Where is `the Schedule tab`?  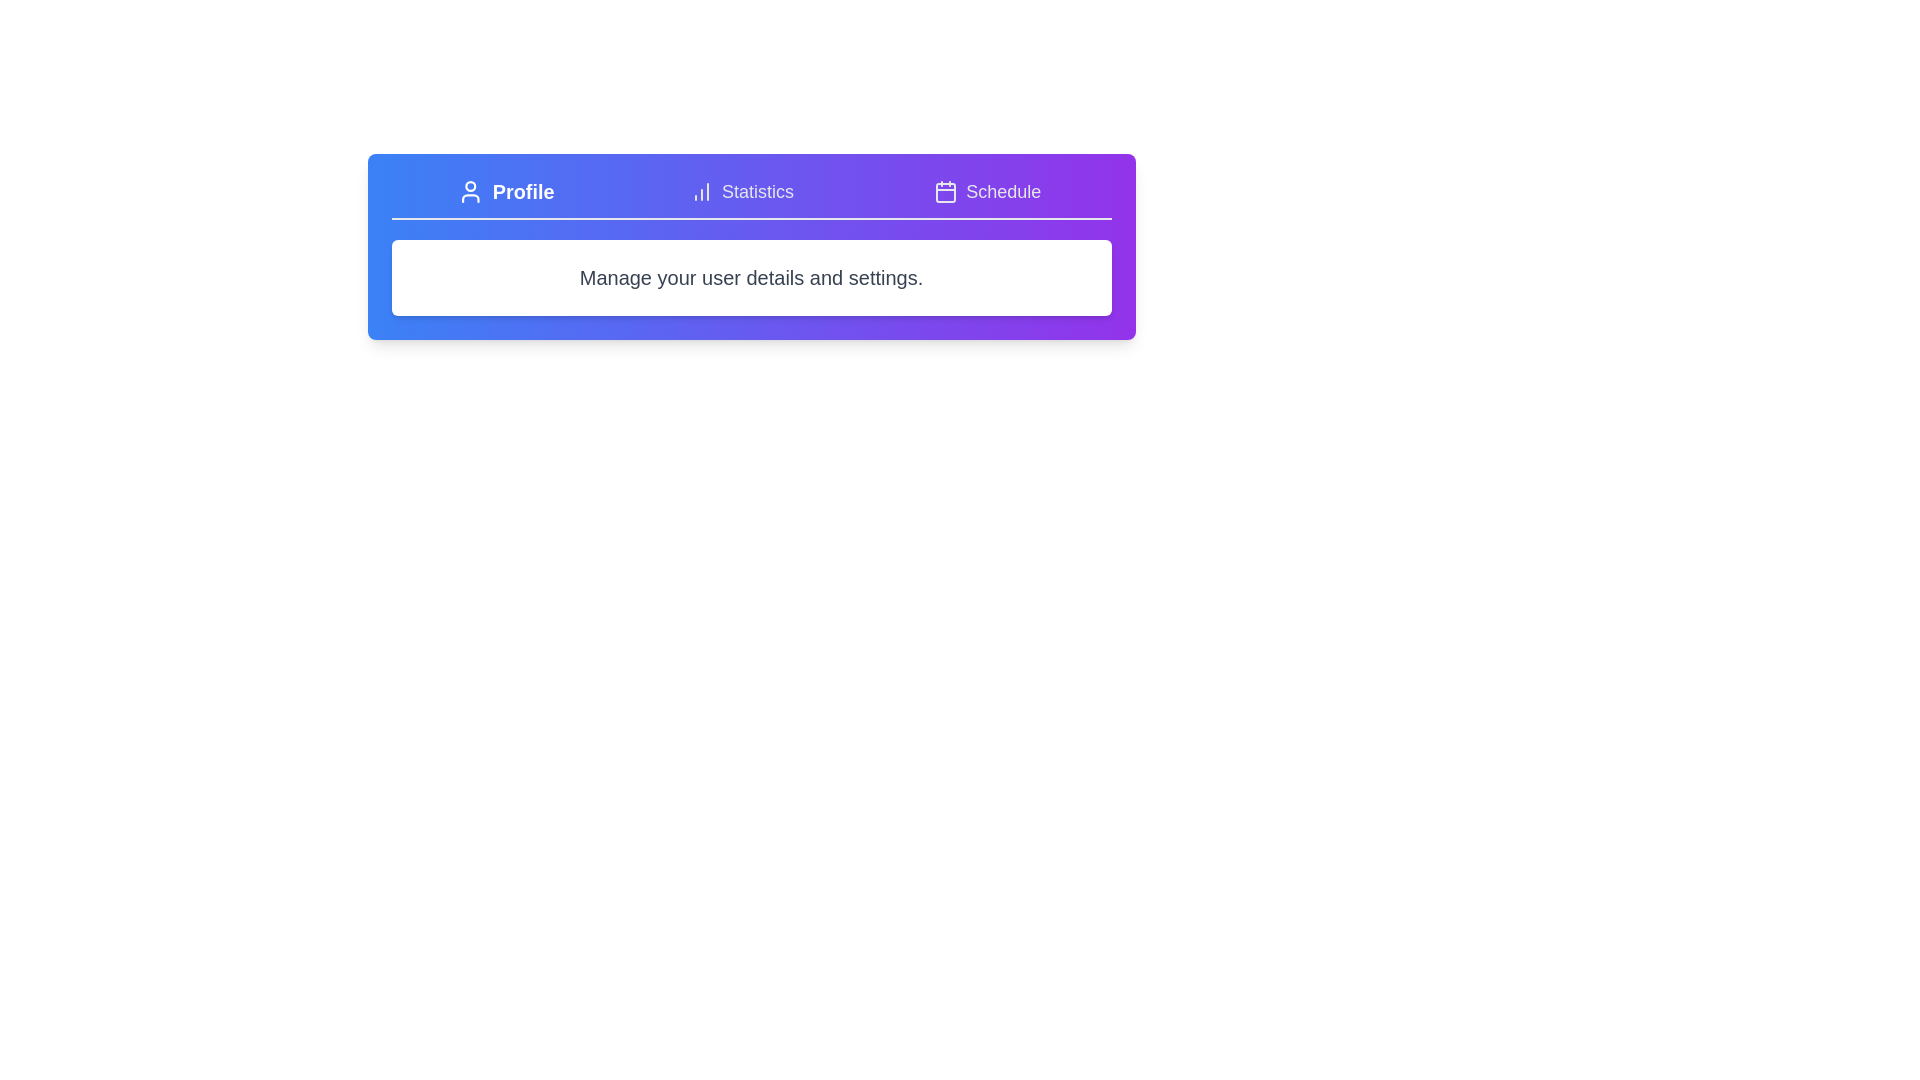
the Schedule tab is located at coordinates (987, 192).